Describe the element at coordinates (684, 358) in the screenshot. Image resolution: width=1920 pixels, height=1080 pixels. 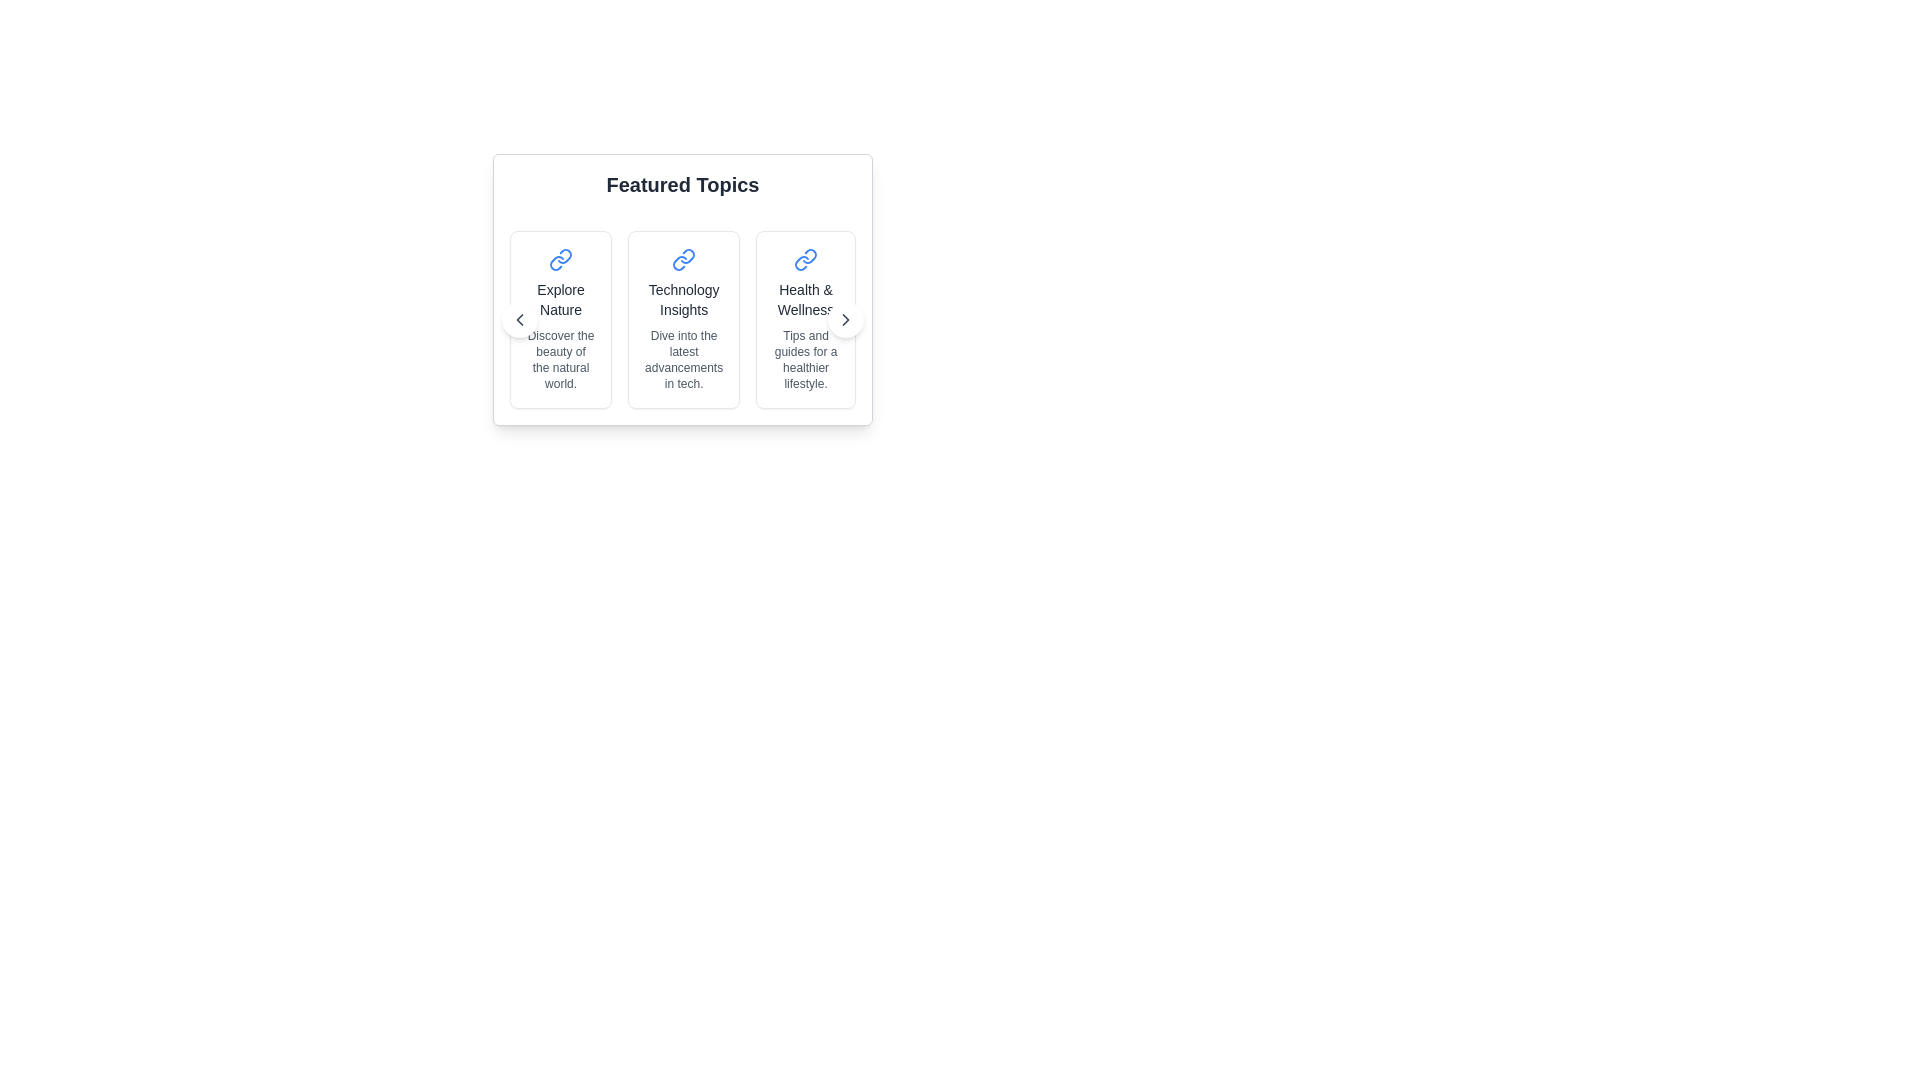
I see `the static text that provides a brief description for the 'Technology Insights' topic, located beneath the title 'Technology Insights' in the central card among three horizontally arranged cards` at that location.